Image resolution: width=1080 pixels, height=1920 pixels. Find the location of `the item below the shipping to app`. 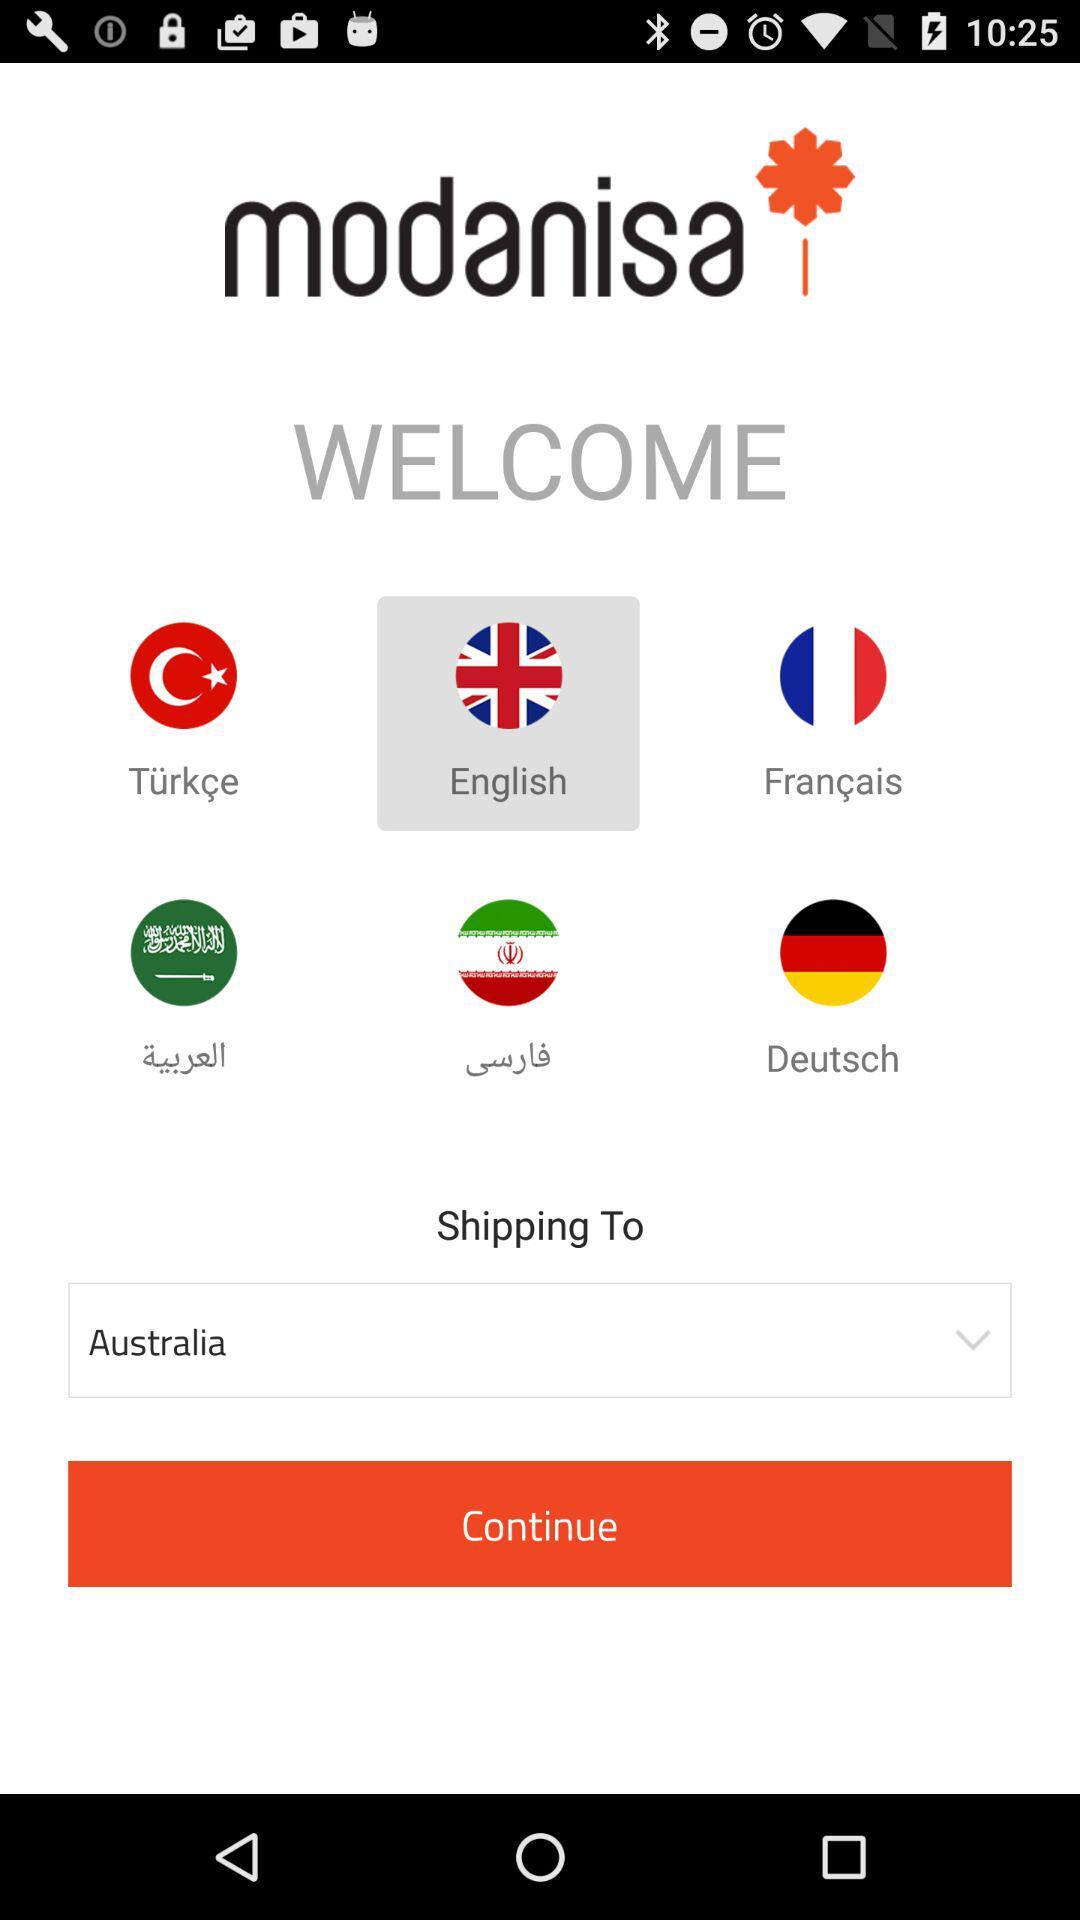

the item below the shipping to app is located at coordinates (540, 1340).